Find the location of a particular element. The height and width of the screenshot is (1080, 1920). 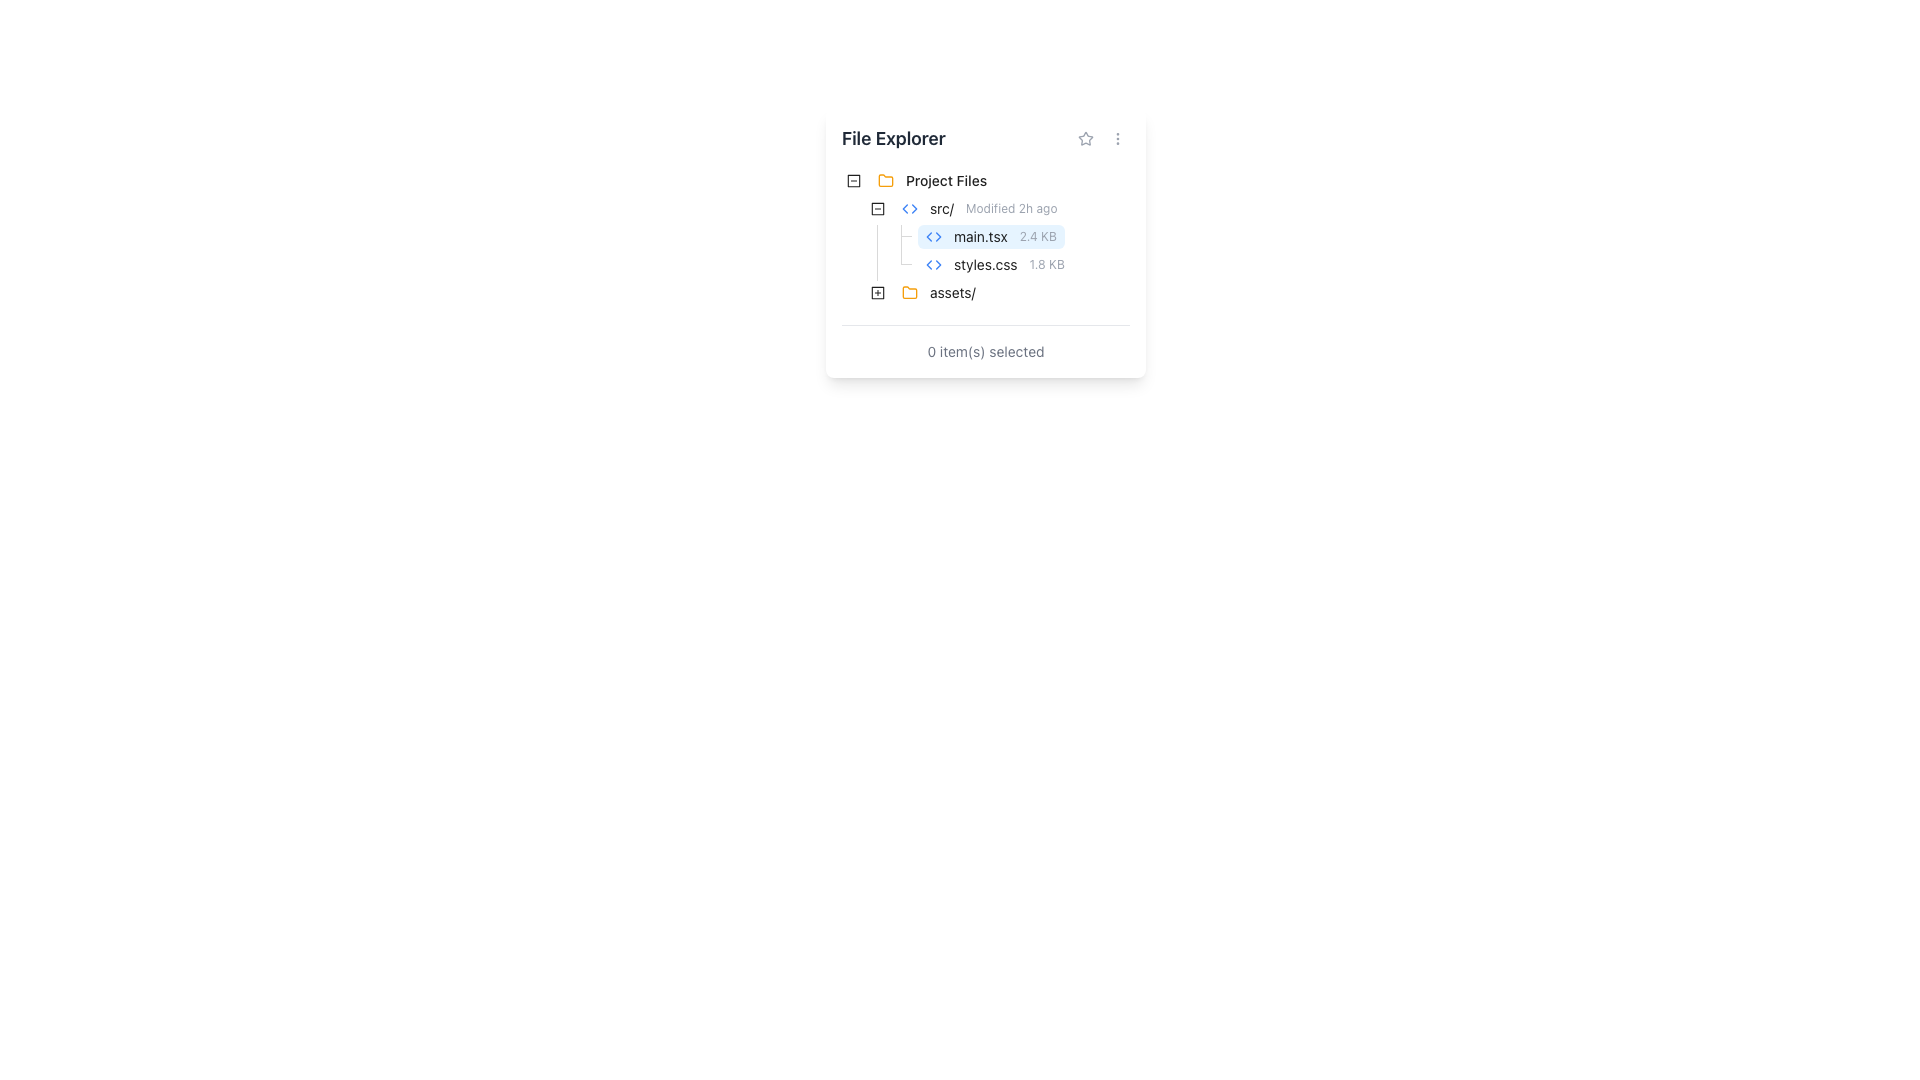

the 'assets/' folder node in the tree view is located at coordinates (937, 293).